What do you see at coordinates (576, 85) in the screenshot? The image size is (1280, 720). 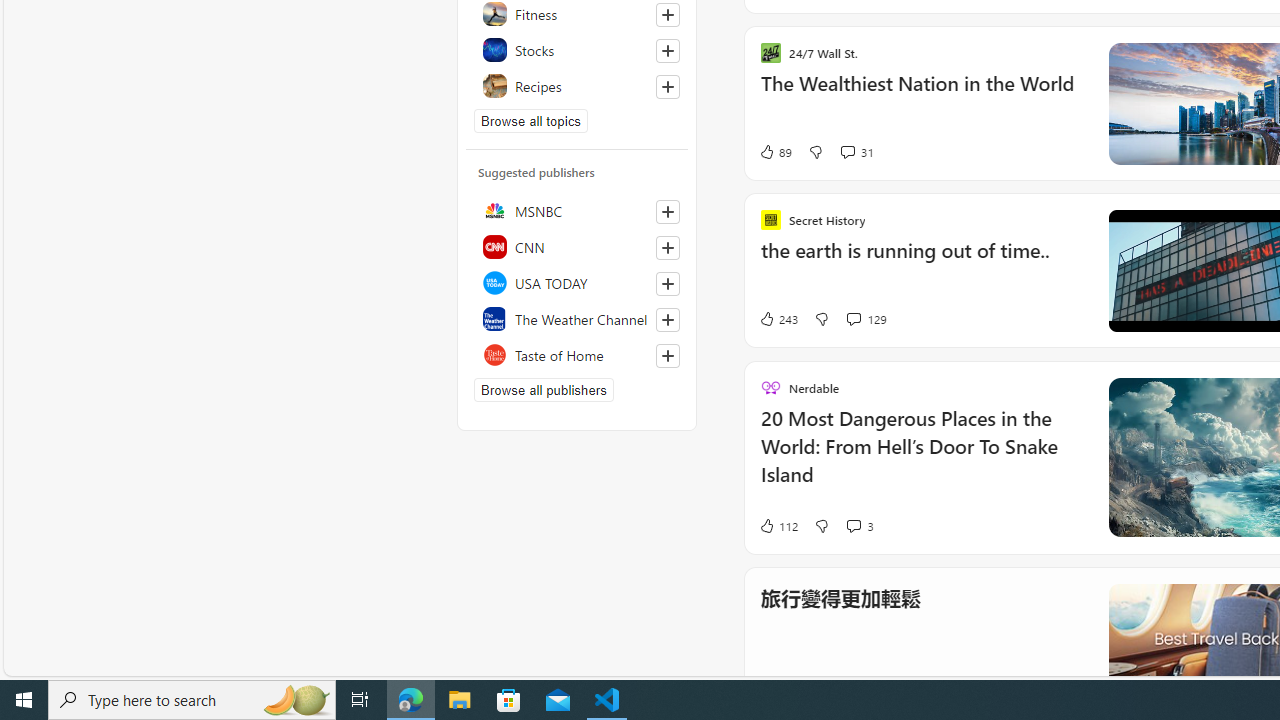 I see `'Recipes'` at bounding box center [576, 85].